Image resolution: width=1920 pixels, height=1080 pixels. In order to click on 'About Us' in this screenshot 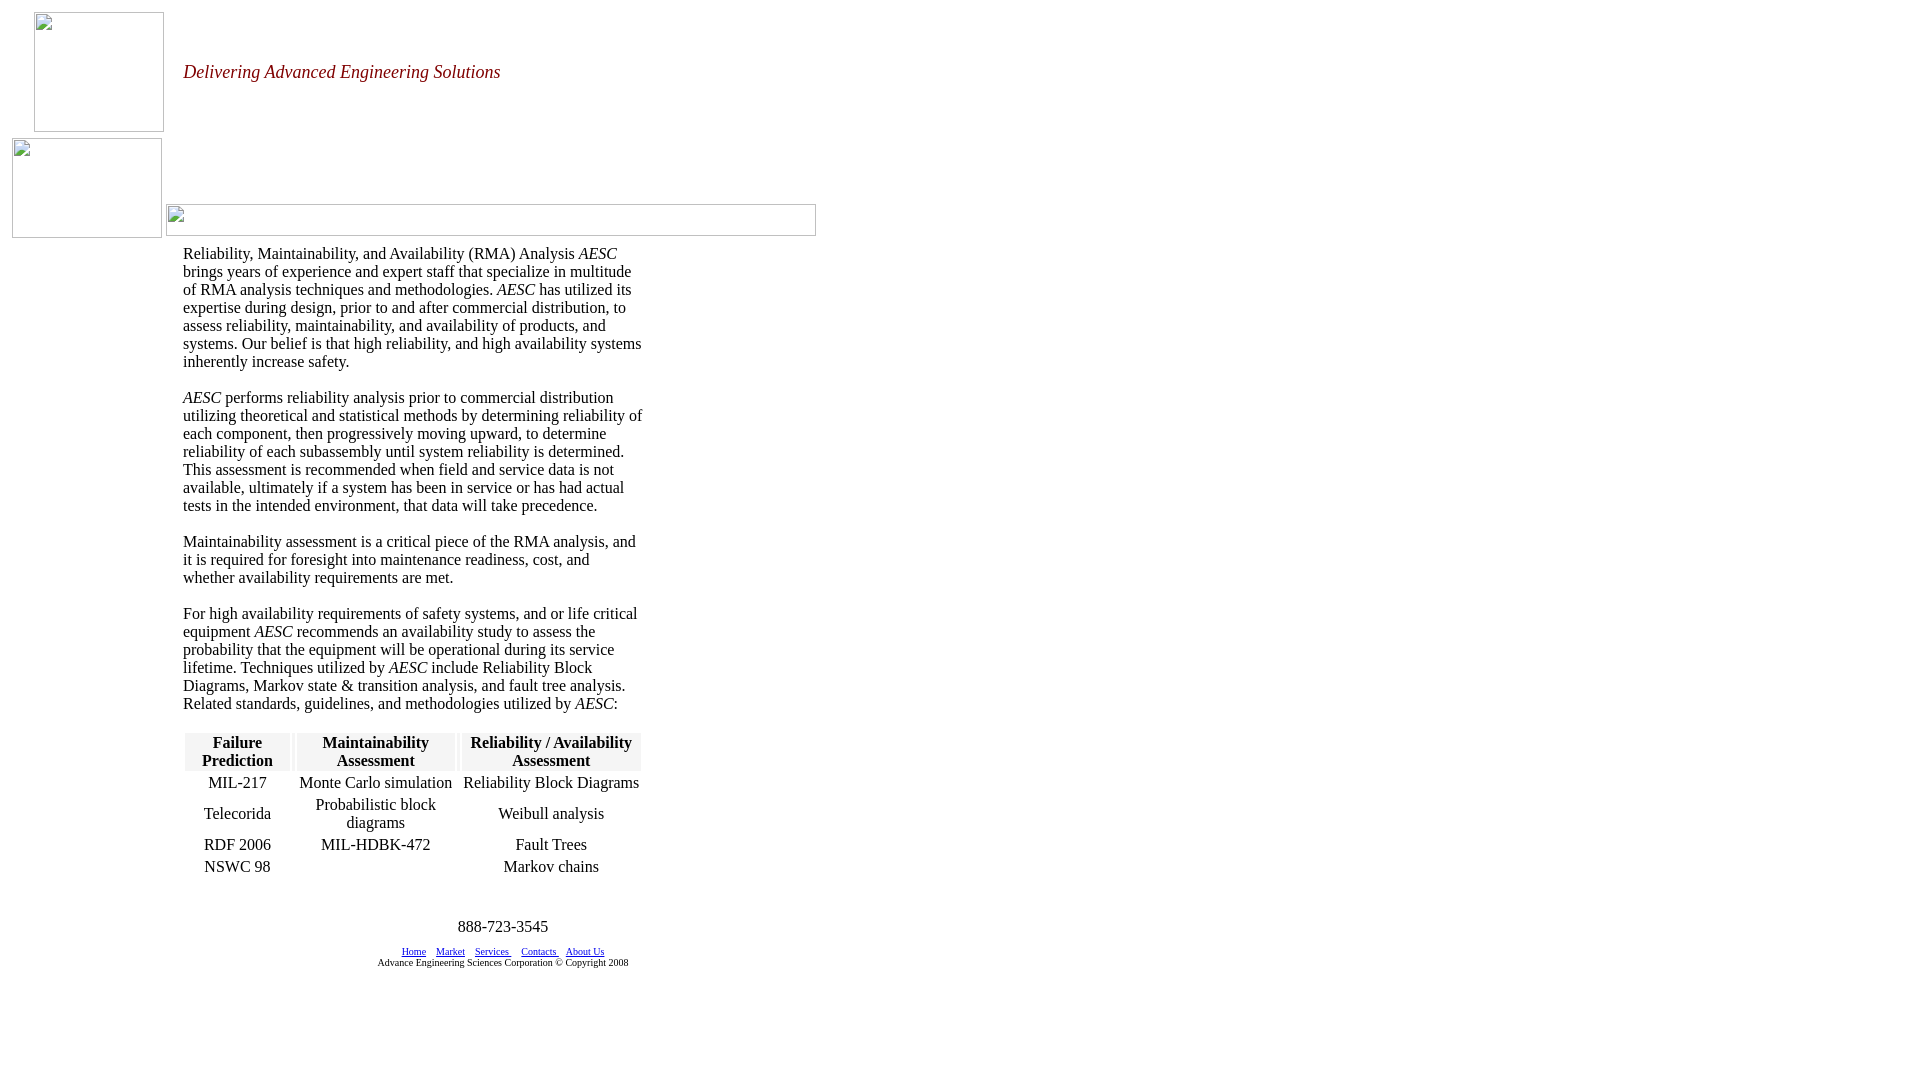, I will do `click(584, 950)`.